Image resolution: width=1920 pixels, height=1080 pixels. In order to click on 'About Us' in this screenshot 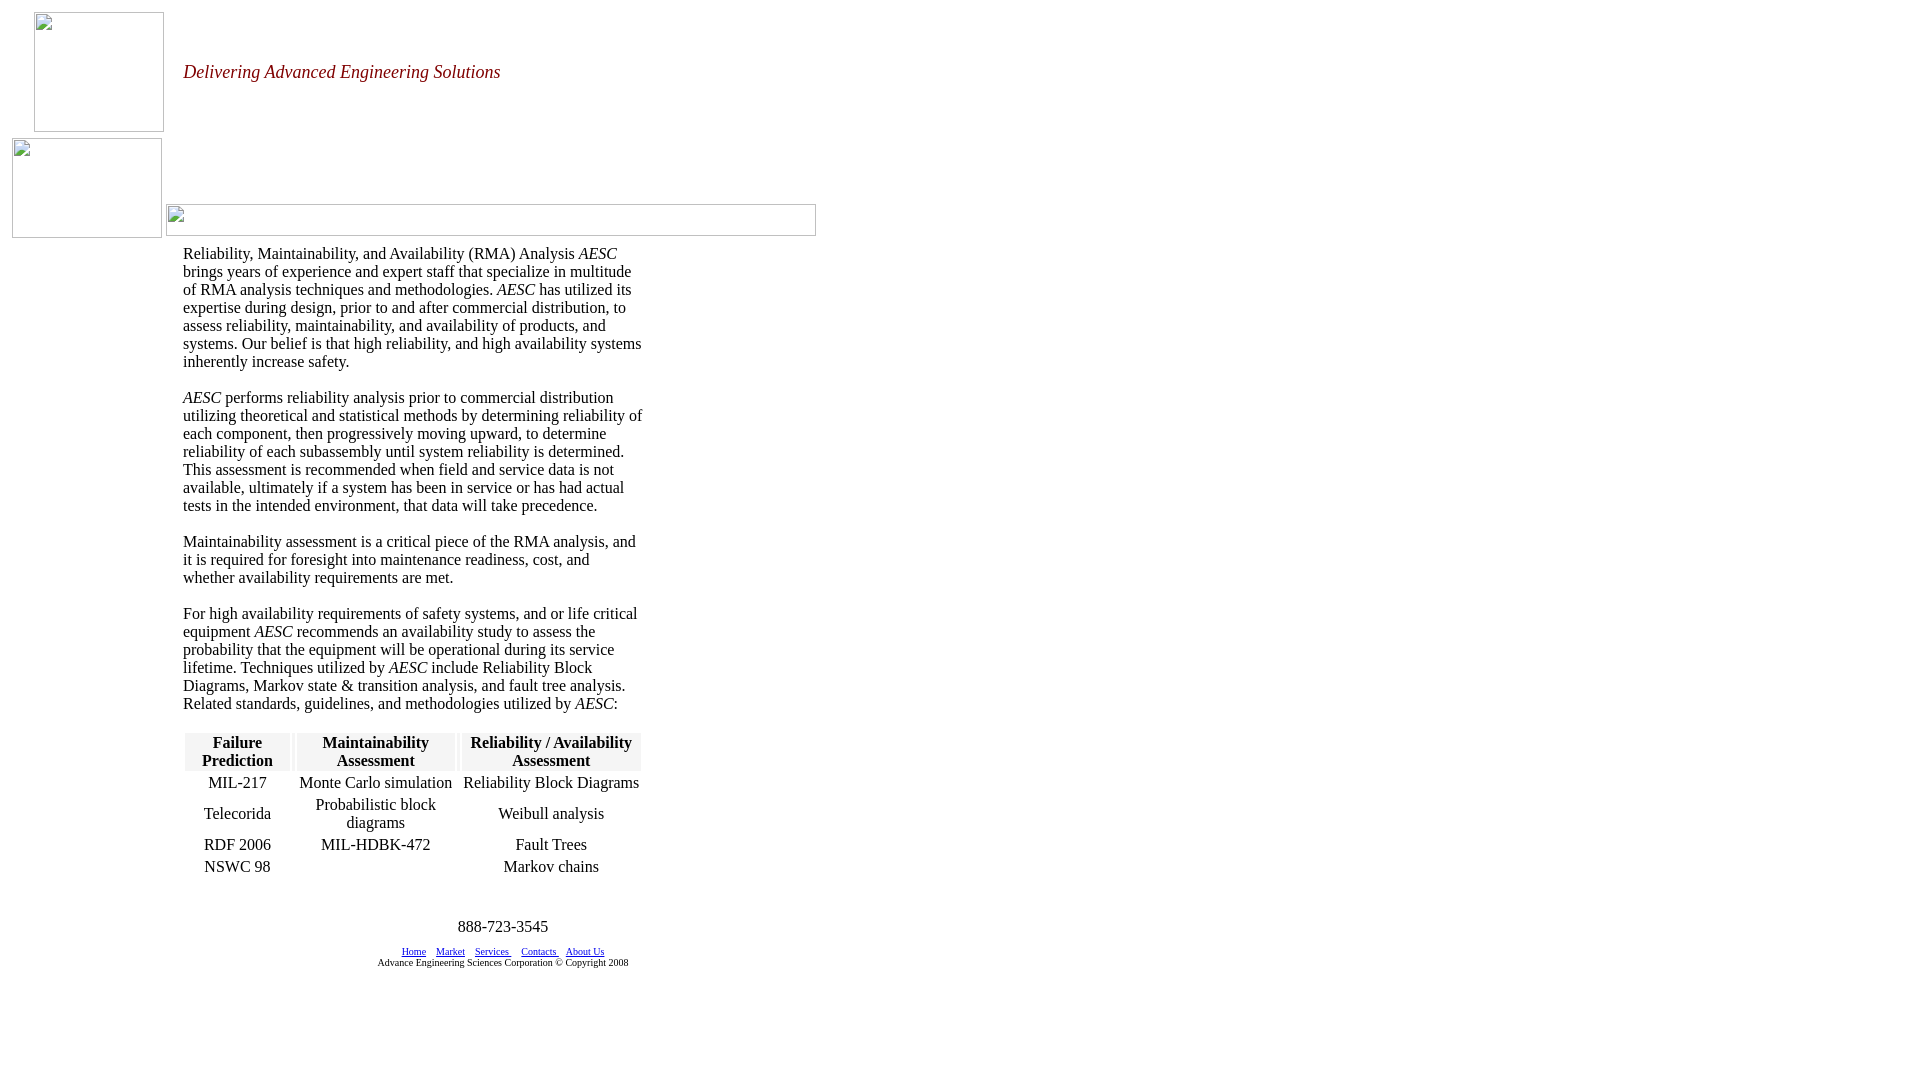, I will do `click(584, 950)`.